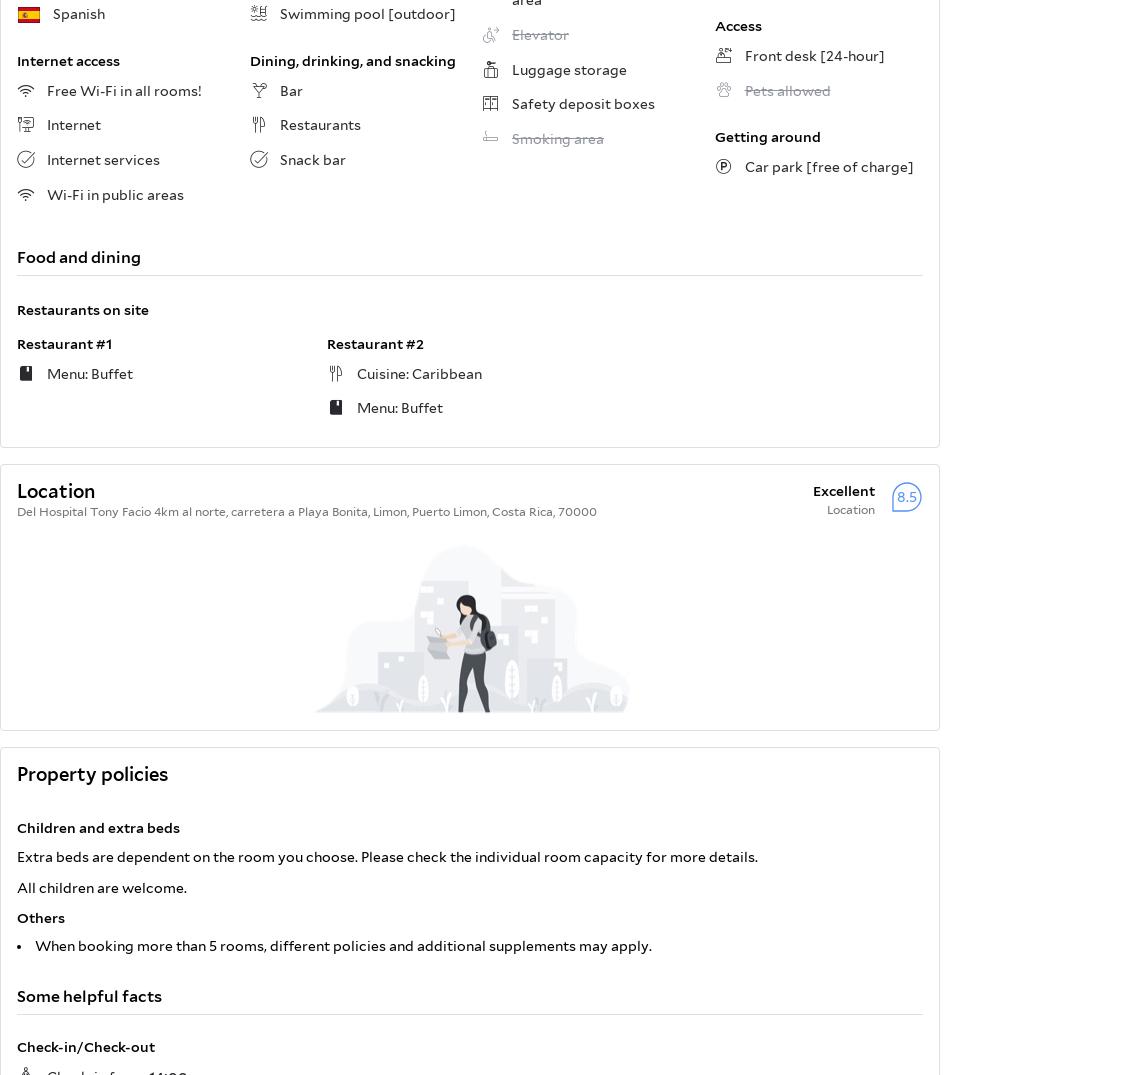 Image resolution: width=1132 pixels, height=1075 pixels. I want to click on 'Spanish', so click(79, 12).